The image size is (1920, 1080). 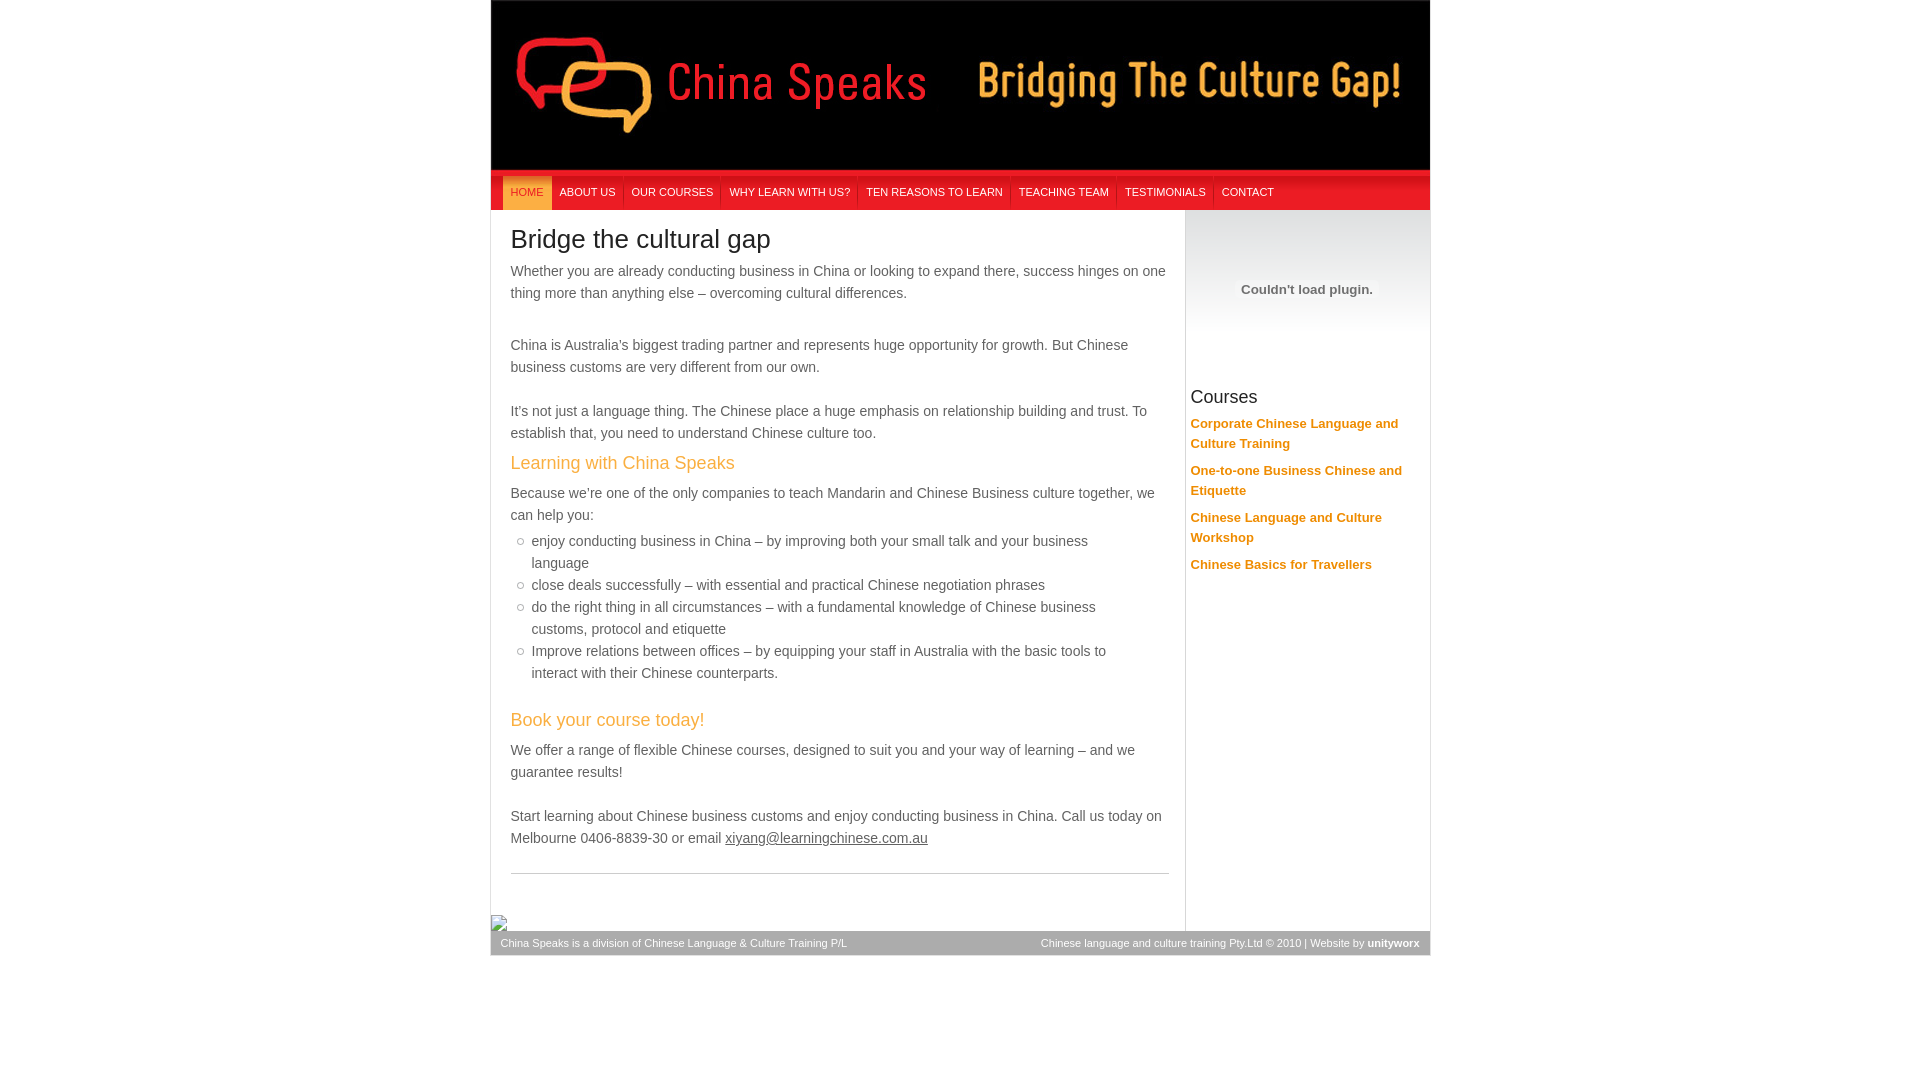 I want to click on 'xiyang@learningchinese.com.au', so click(x=723, y=837).